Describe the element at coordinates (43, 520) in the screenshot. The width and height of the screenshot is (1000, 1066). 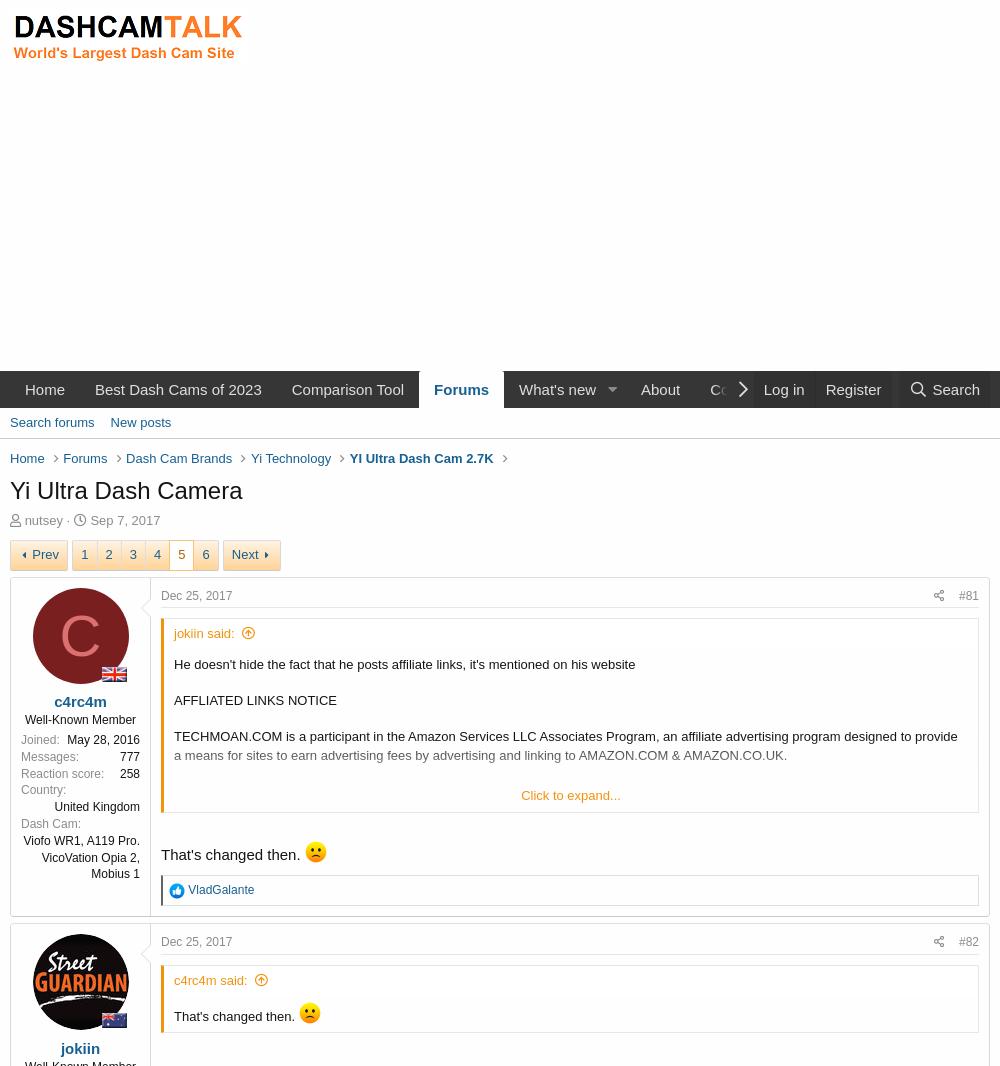
I see `'nutsey'` at that location.